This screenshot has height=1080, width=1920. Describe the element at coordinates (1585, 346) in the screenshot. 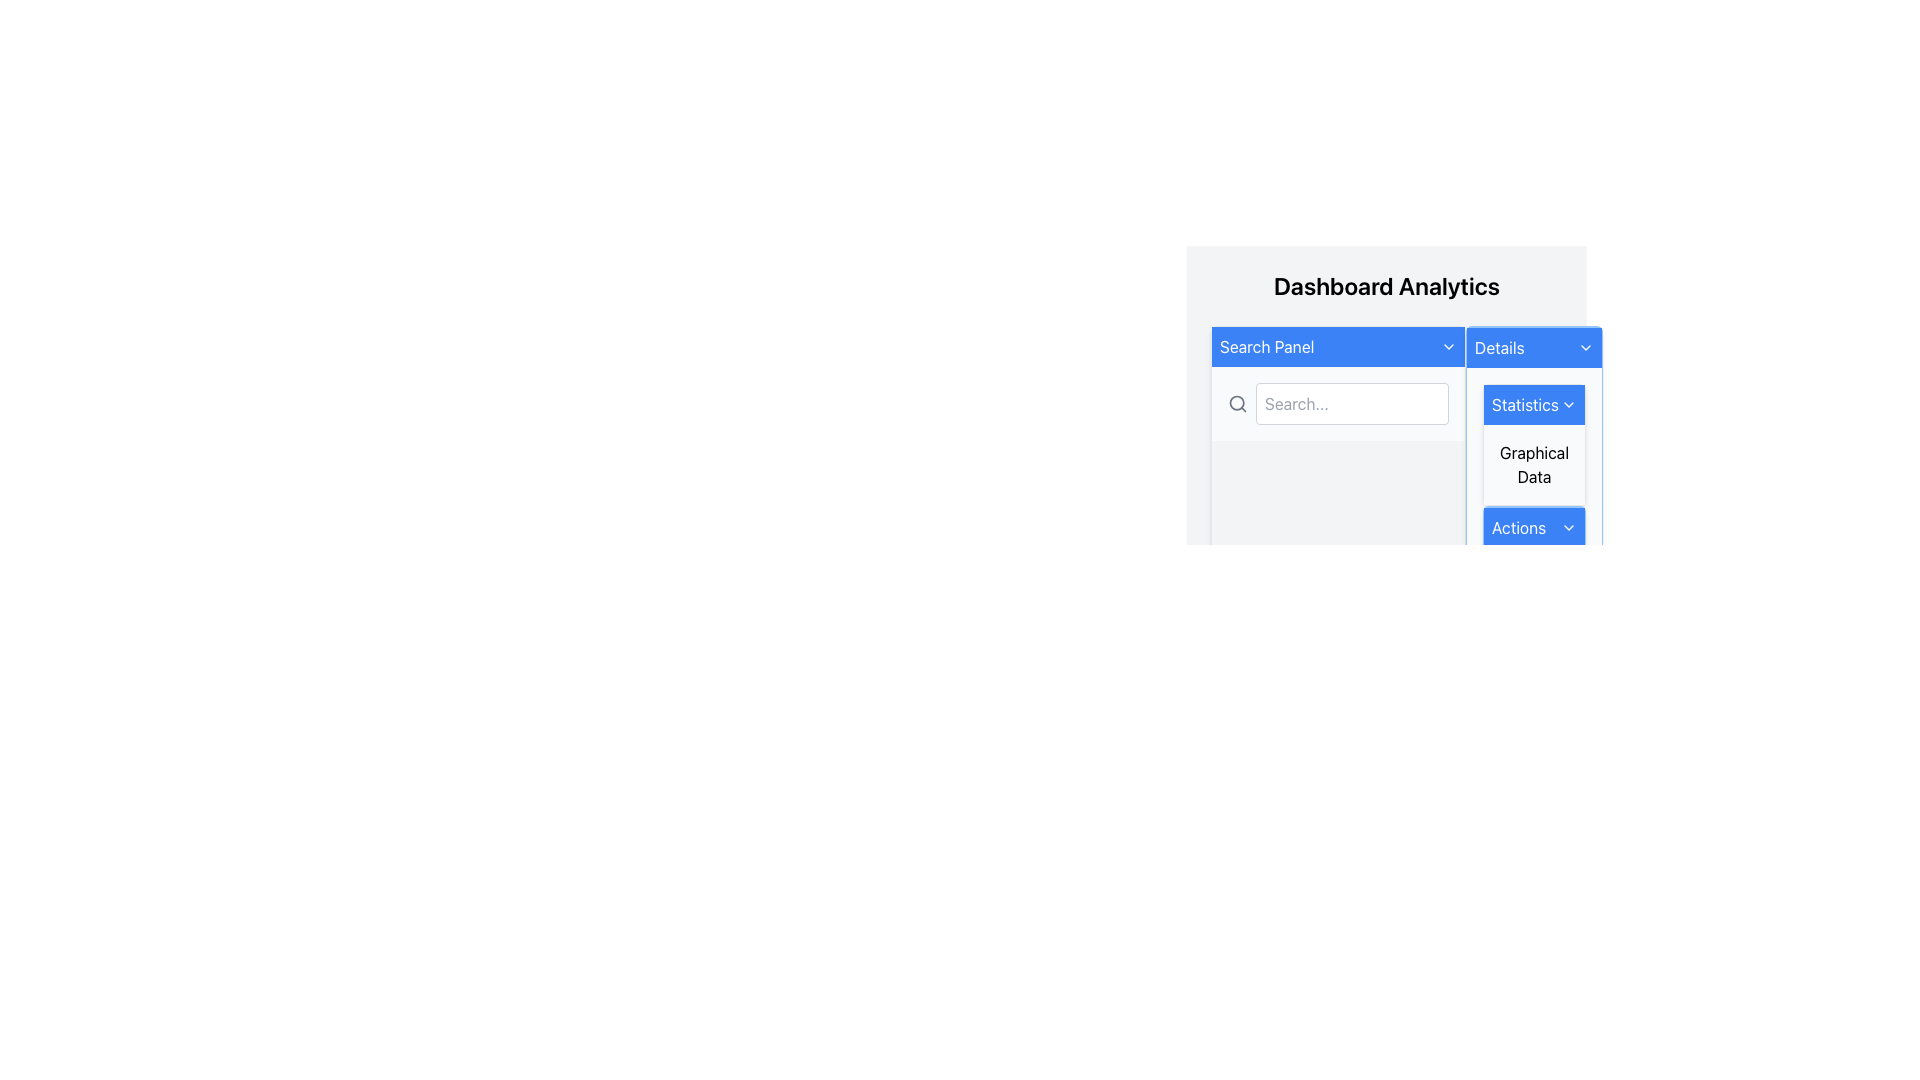

I see `the chevron icon located at the right end of the 'Details' button` at that location.